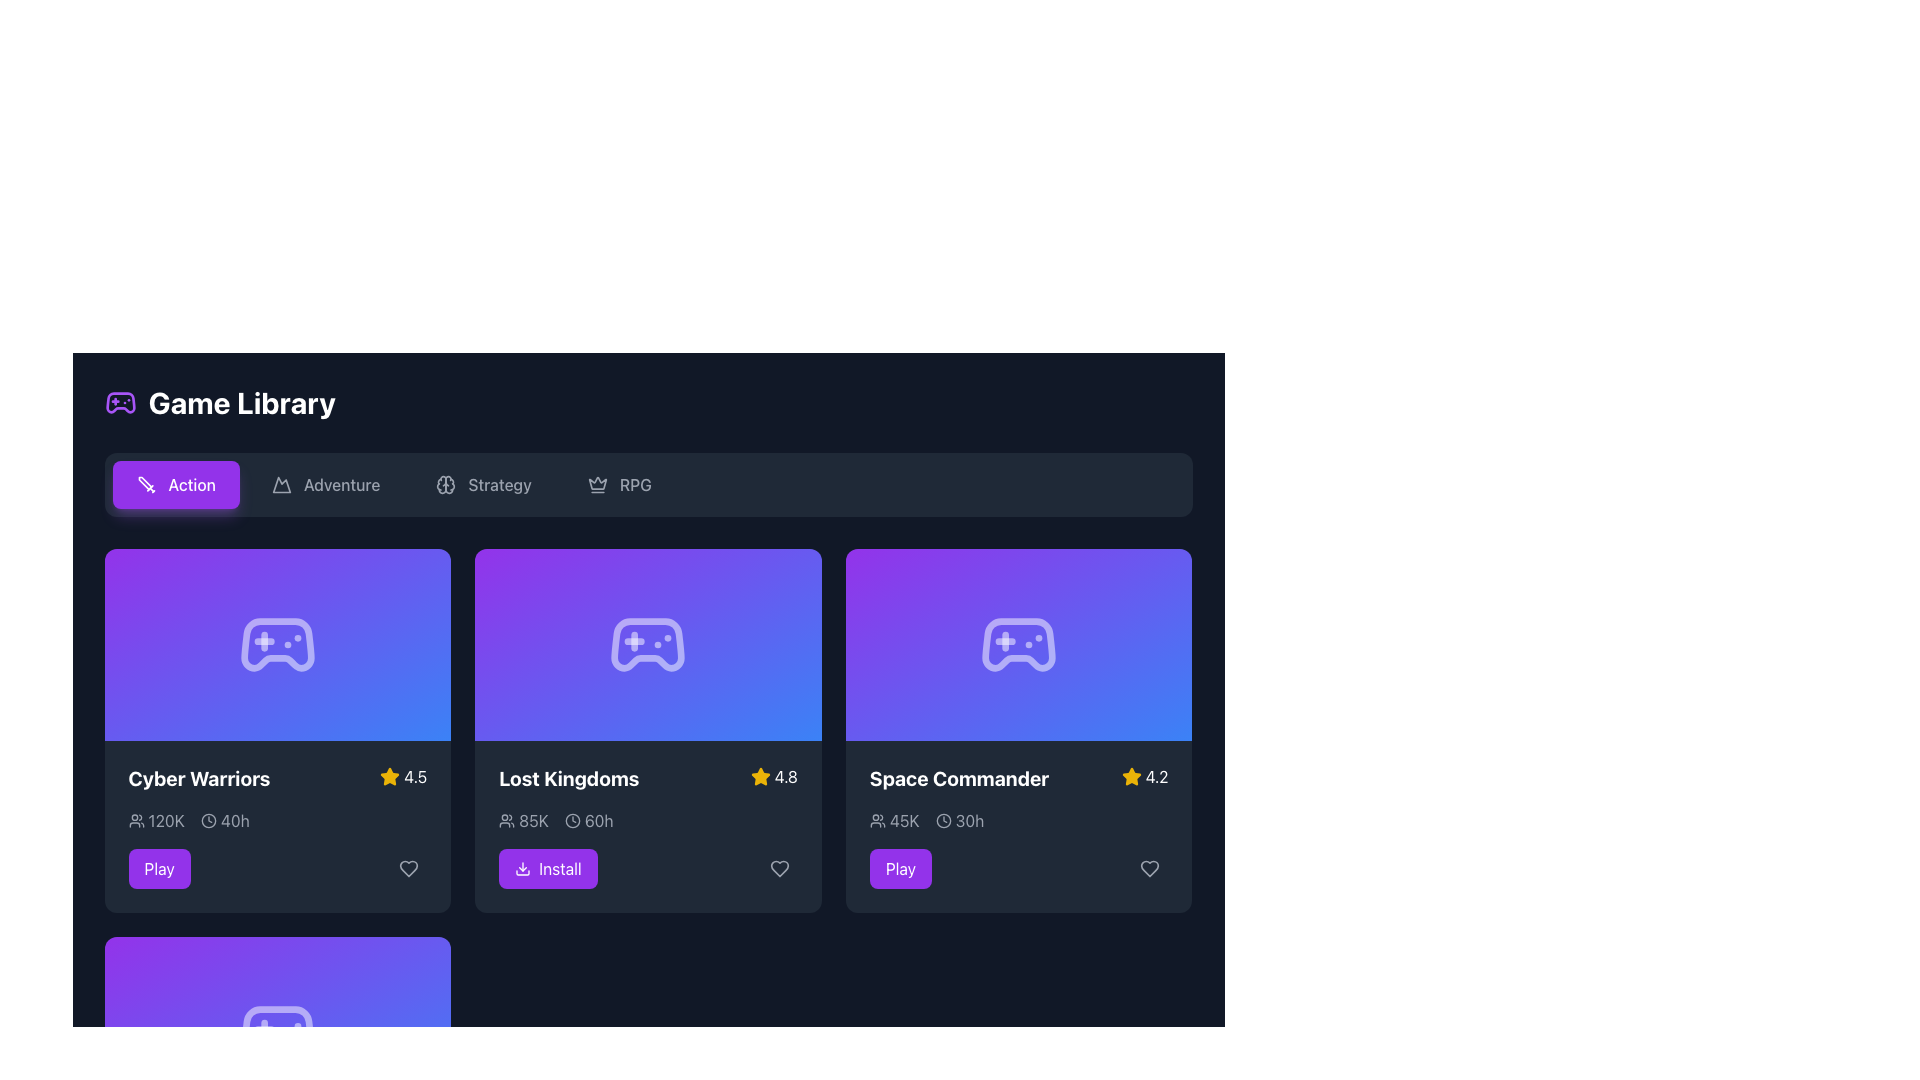 Image resolution: width=1920 pixels, height=1080 pixels. I want to click on the clock icon located within the 'Cyber Warriors' card in the 'Game Library', positioned to the left of the text '40h', so click(208, 821).